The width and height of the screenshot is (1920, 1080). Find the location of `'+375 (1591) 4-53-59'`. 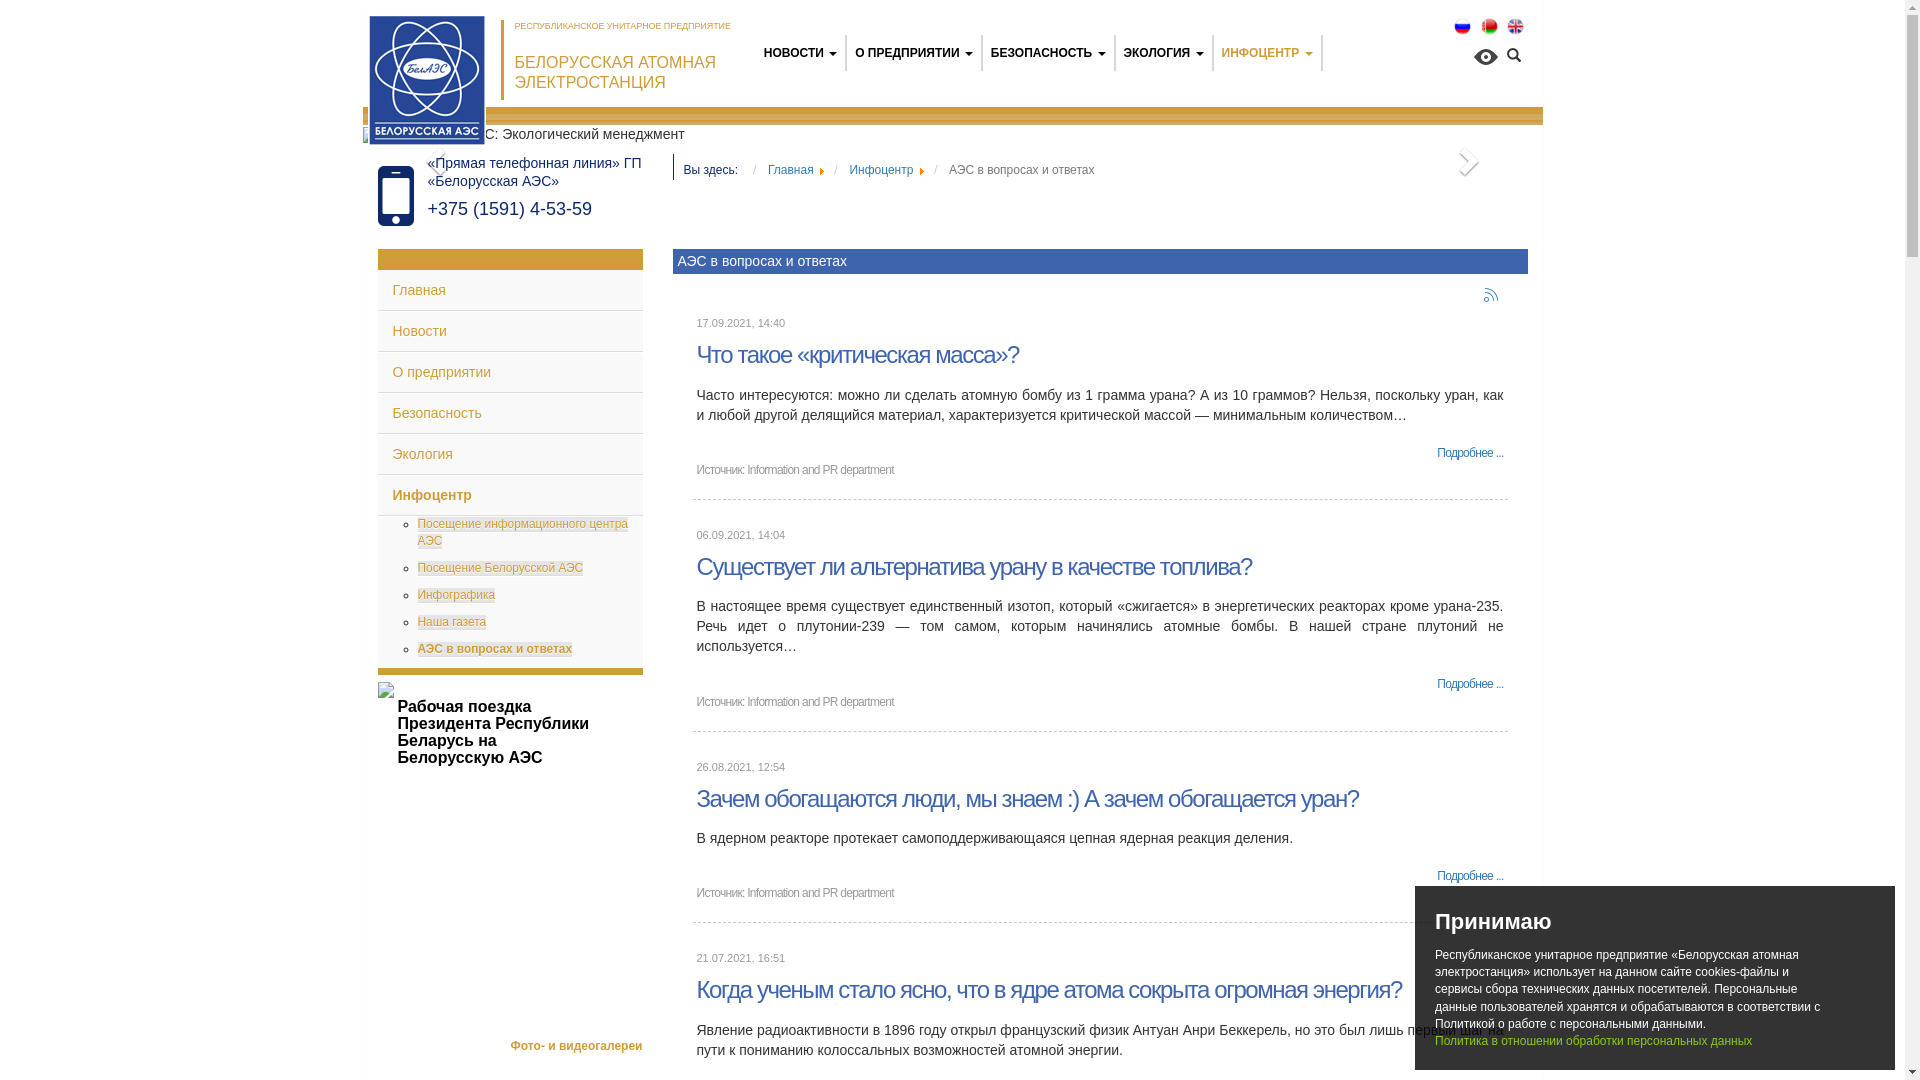

'+375 (1591) 4-53-59' is located at coordinates (426, 208).